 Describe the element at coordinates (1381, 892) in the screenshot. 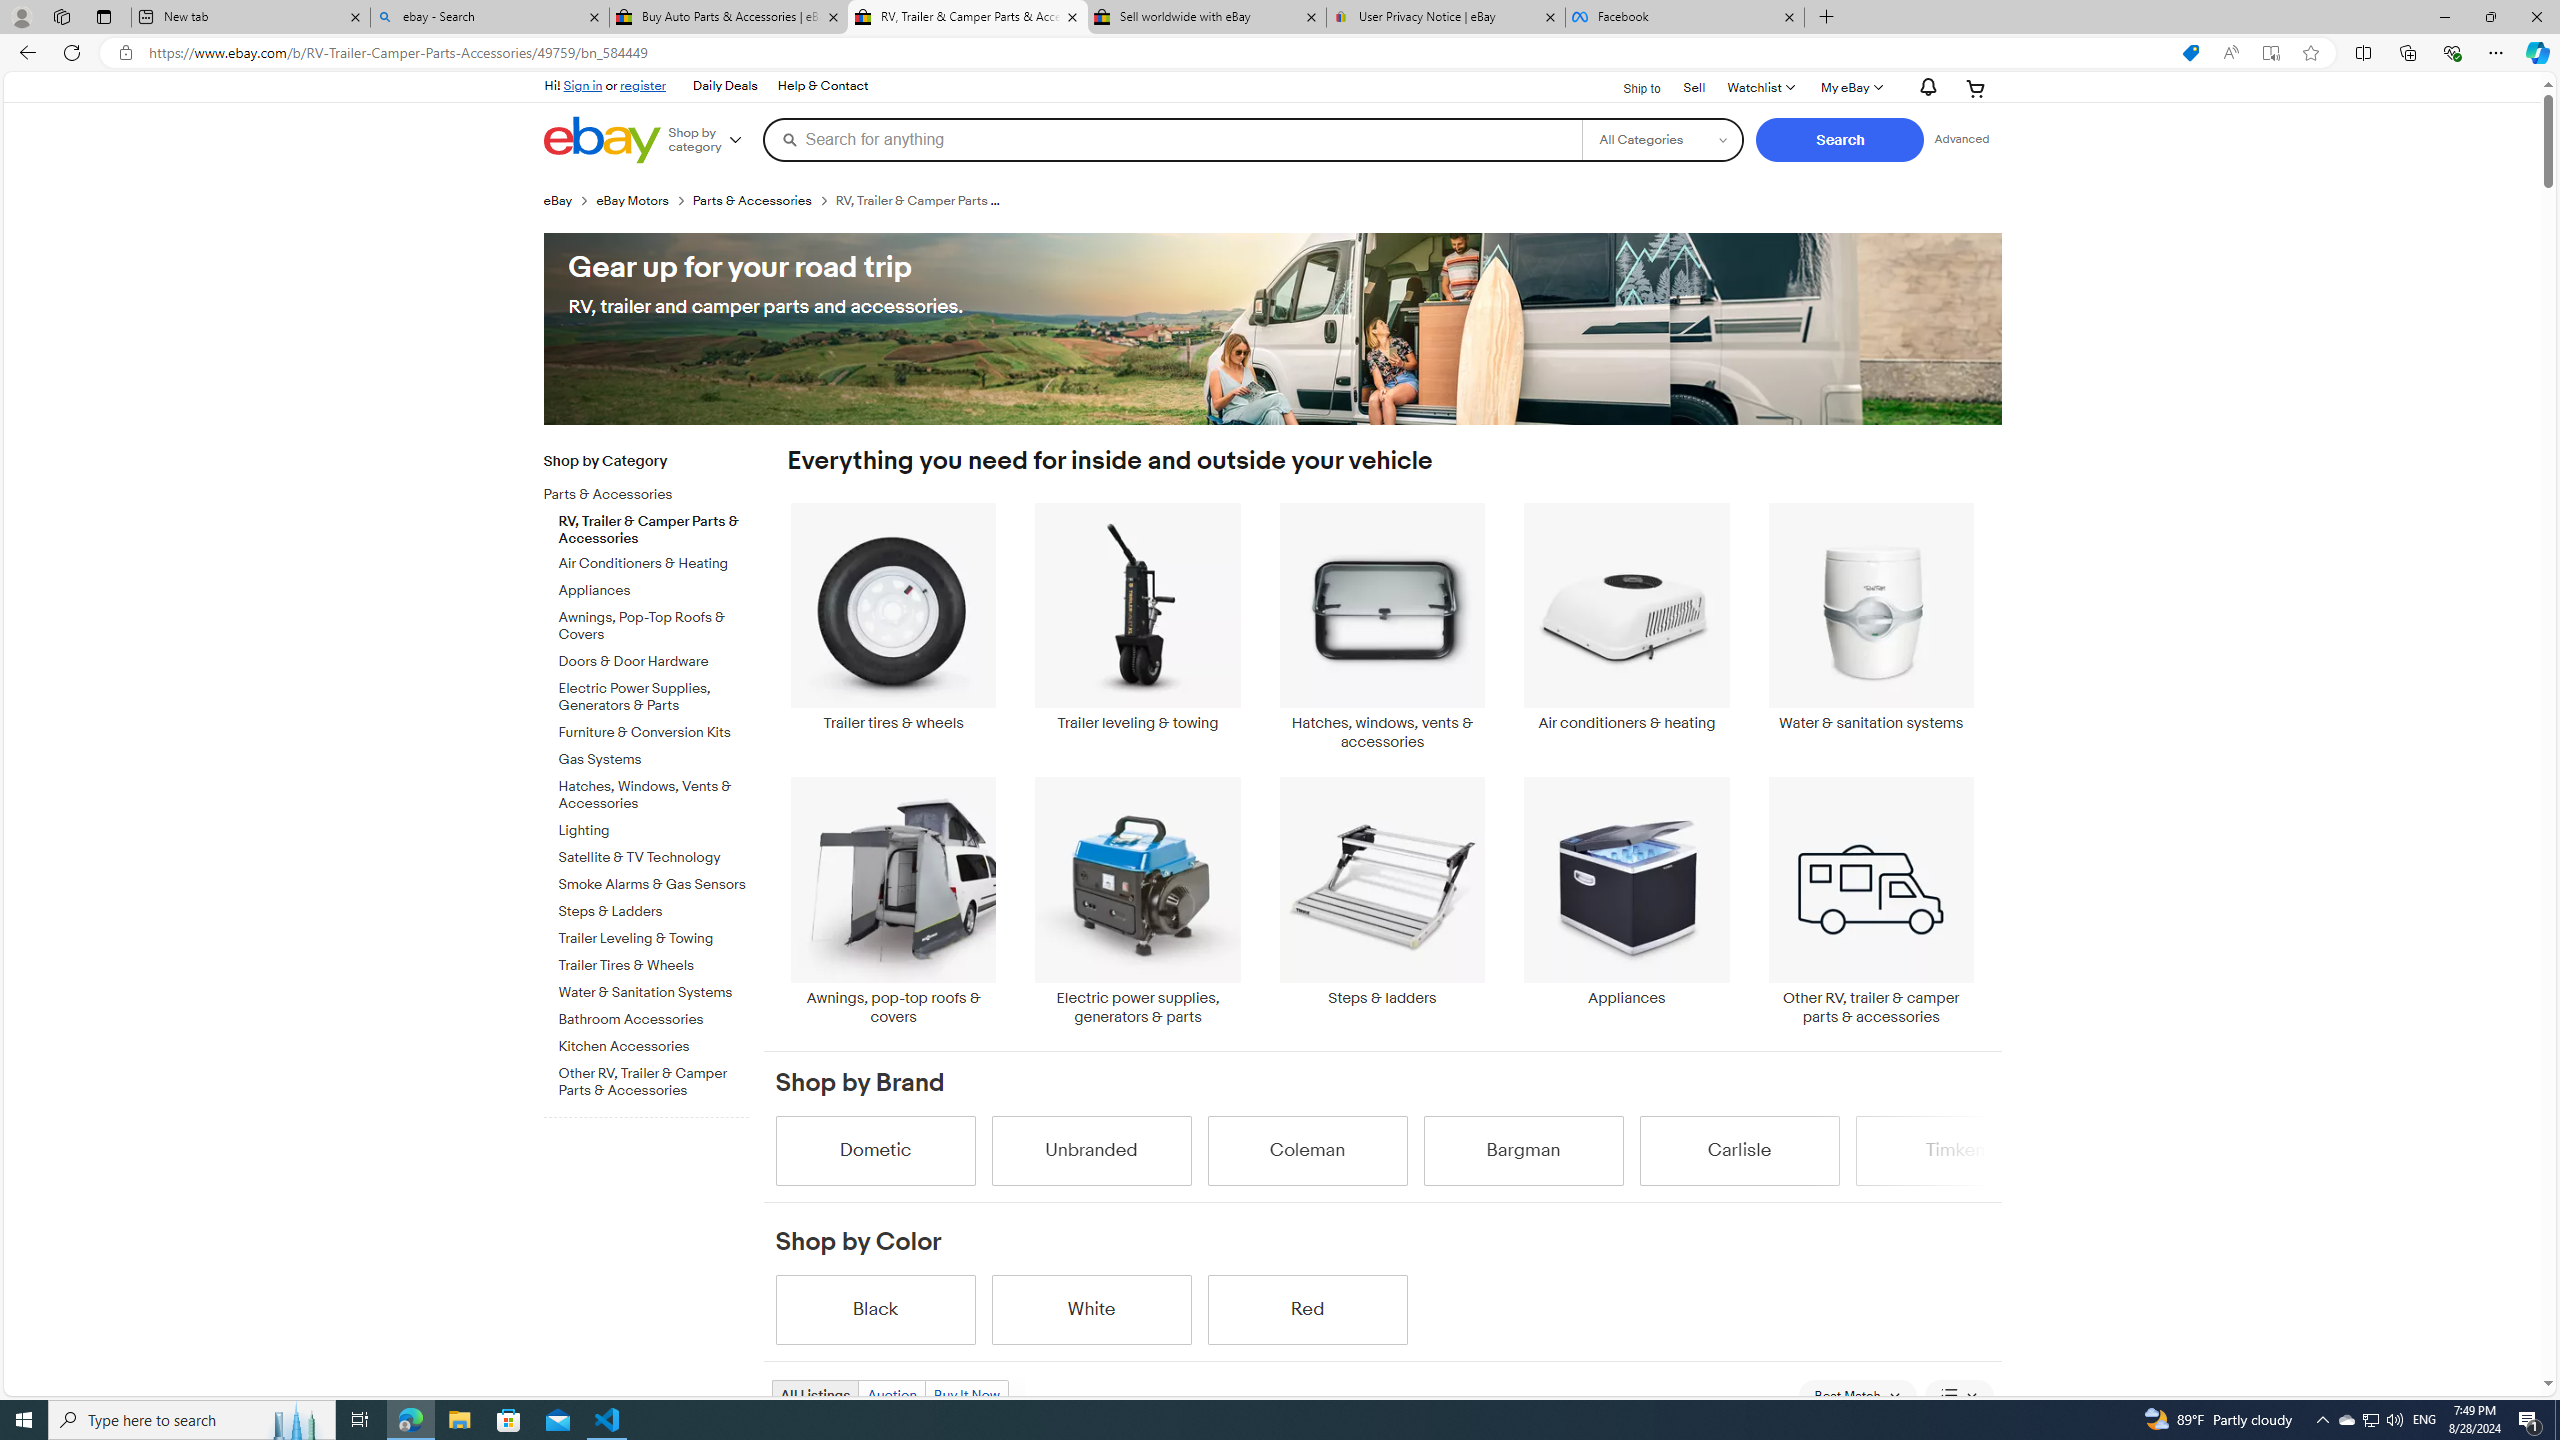

I see `'Steps & ladders'` at that location.